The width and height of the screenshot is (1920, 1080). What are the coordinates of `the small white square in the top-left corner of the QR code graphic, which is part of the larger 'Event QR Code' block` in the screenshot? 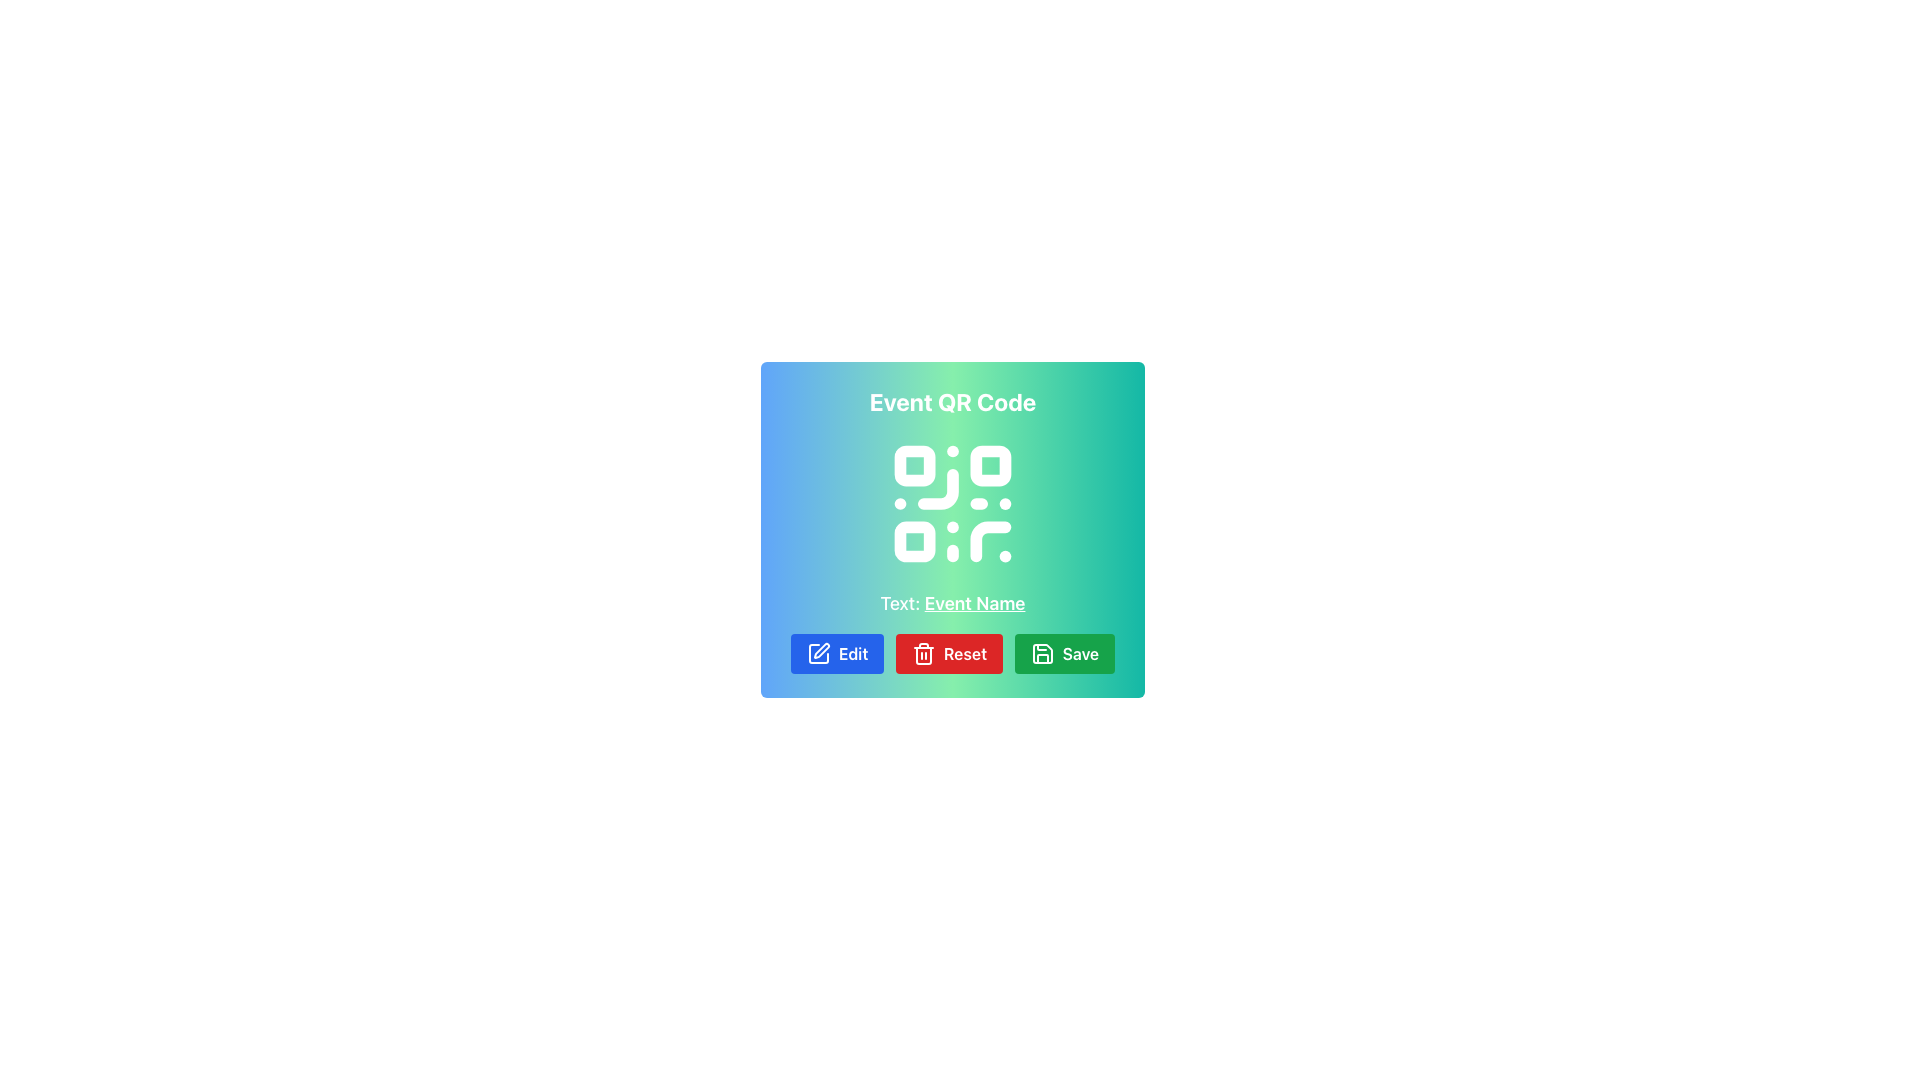 It's located at (914, 466).